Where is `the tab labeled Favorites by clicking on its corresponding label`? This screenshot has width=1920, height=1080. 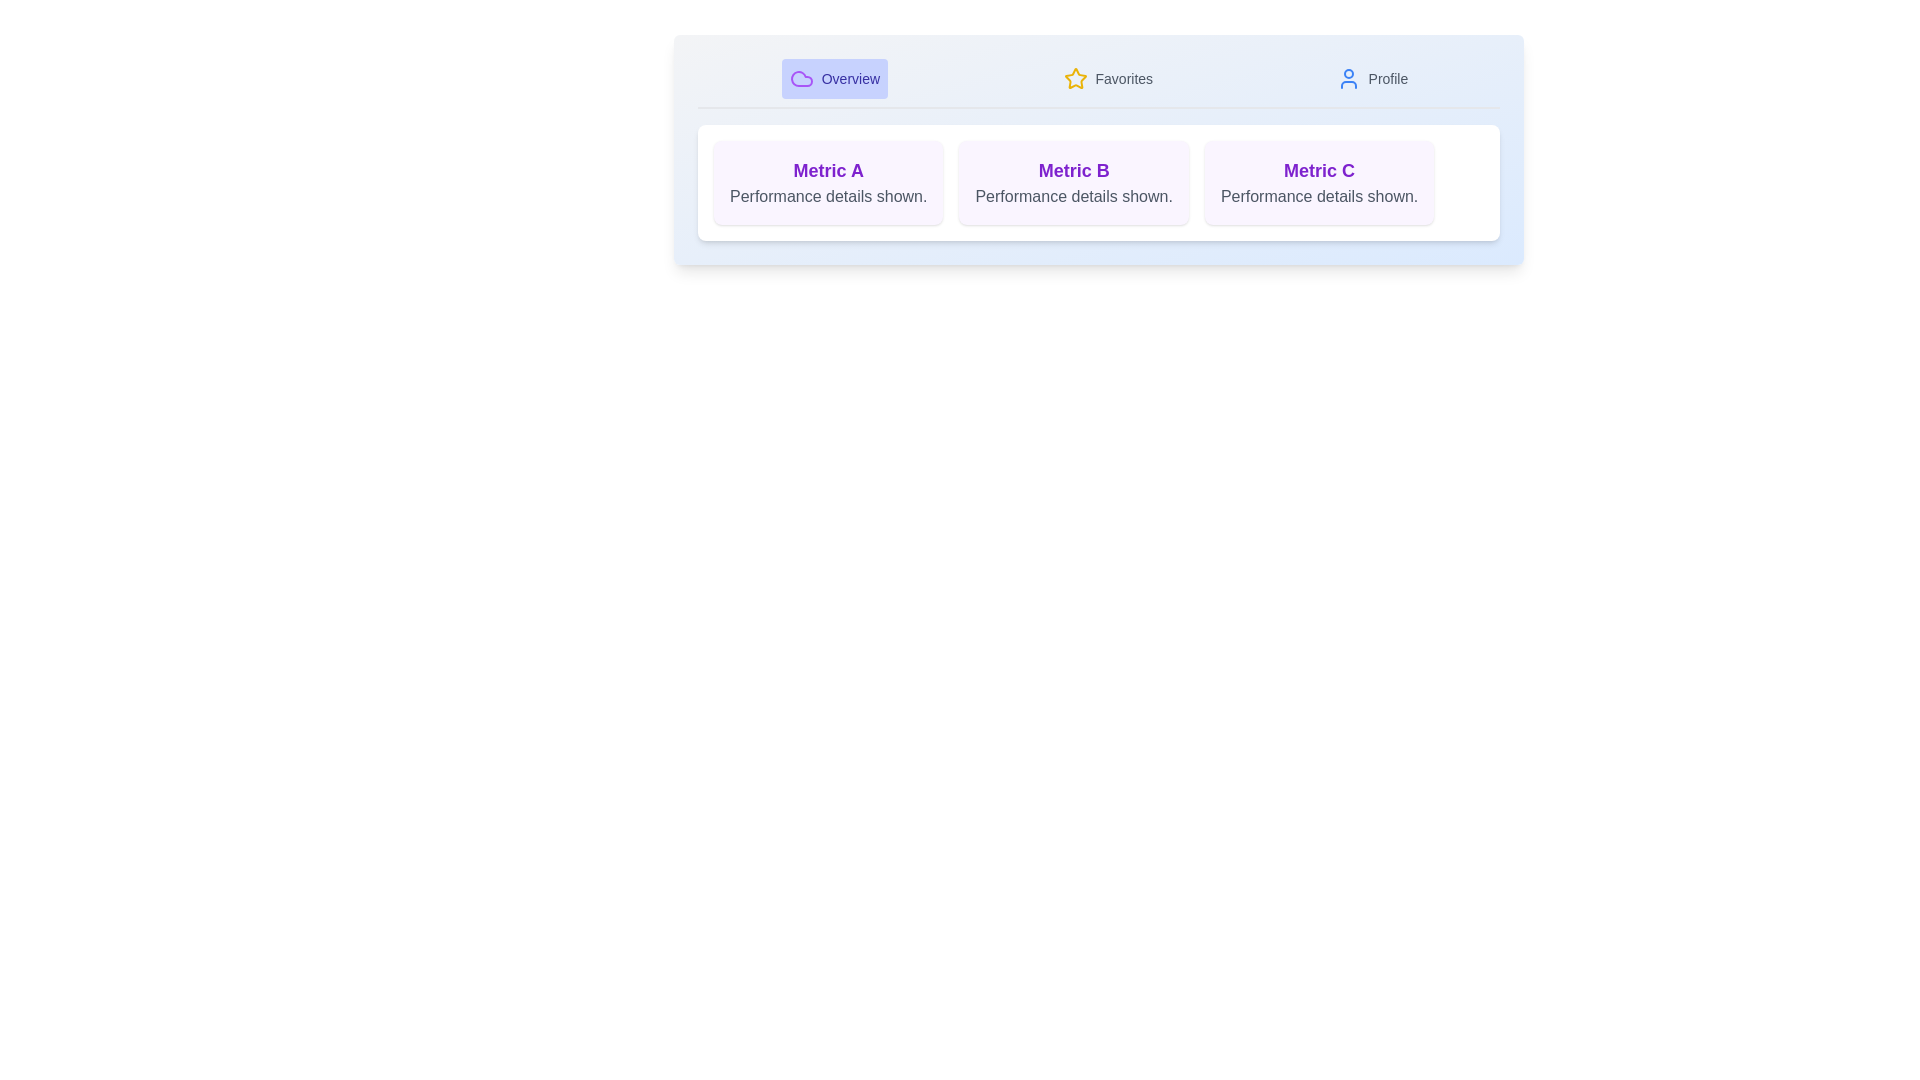 the tab labeled Favorites by clicking on its corresponding label is located at coordinates (1107, 77).